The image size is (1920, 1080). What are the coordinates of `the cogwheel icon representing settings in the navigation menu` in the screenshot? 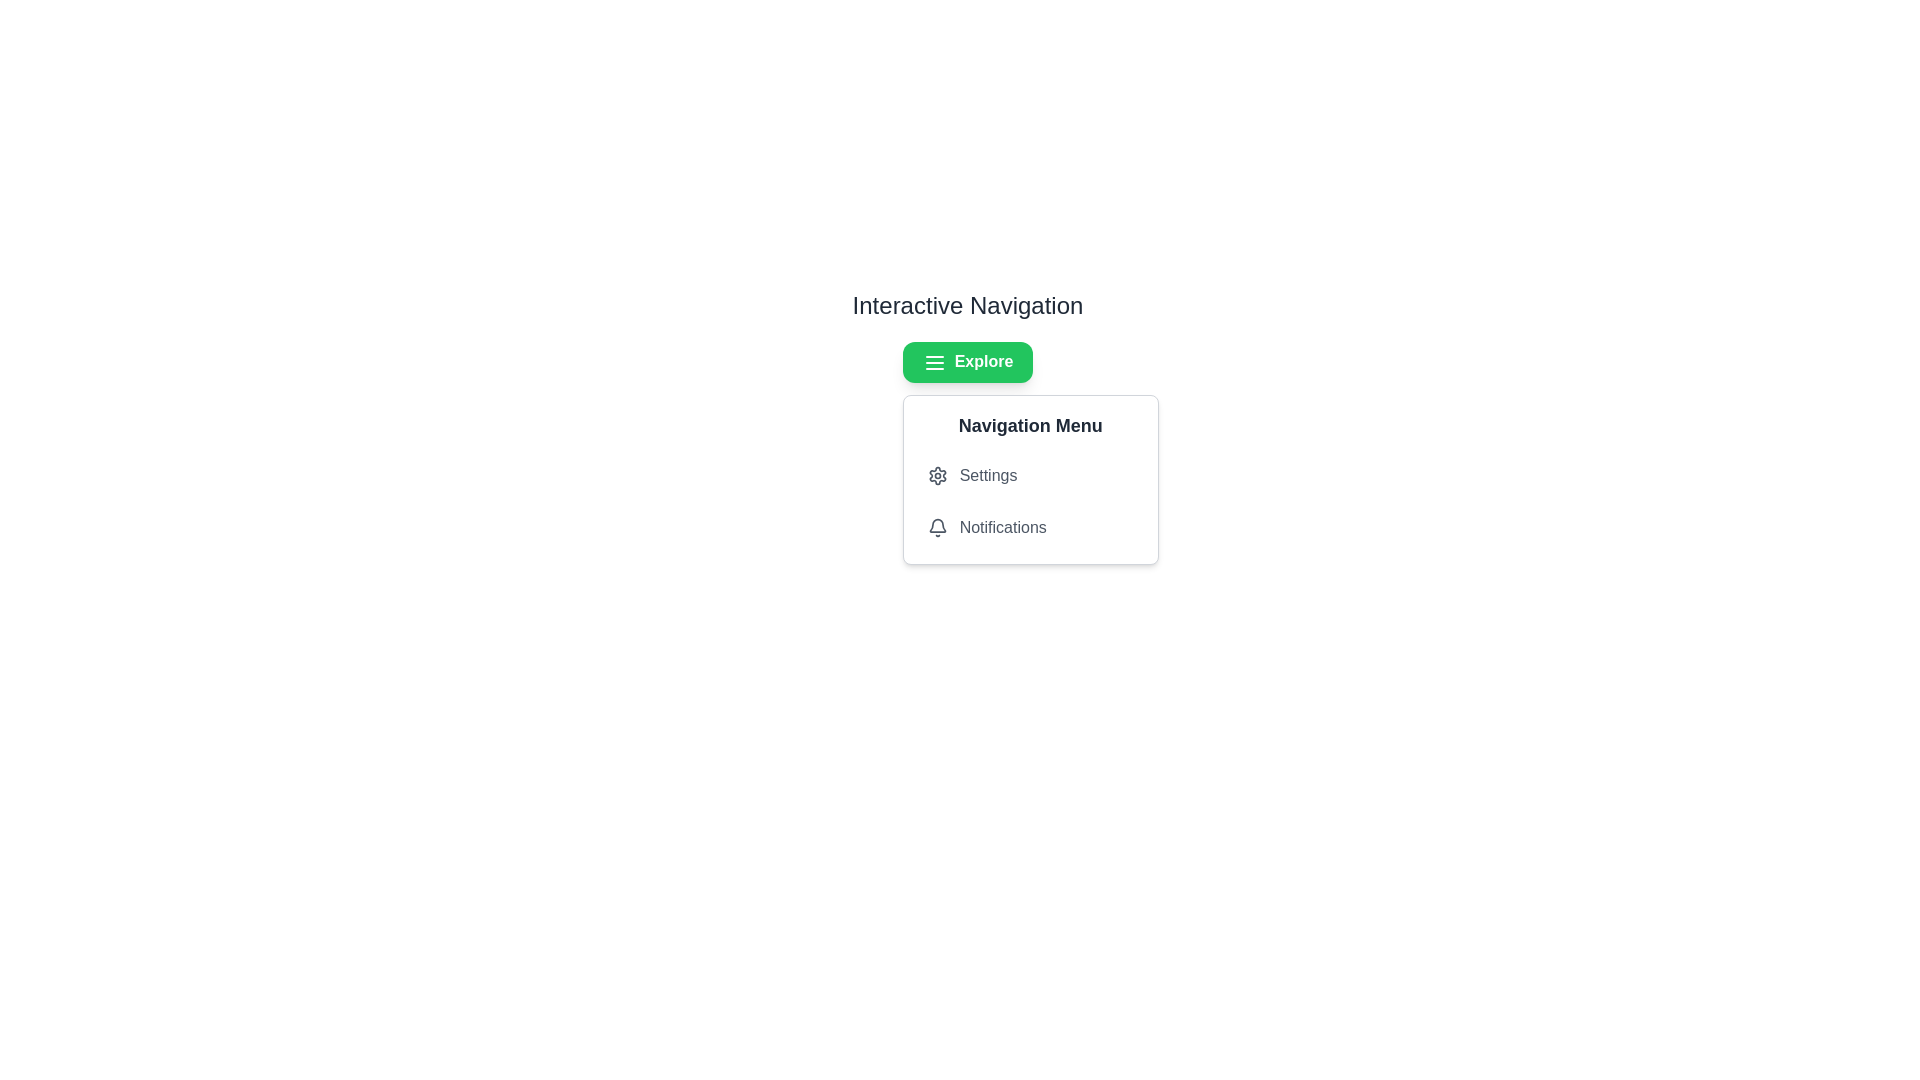 It's located at (936, 475).